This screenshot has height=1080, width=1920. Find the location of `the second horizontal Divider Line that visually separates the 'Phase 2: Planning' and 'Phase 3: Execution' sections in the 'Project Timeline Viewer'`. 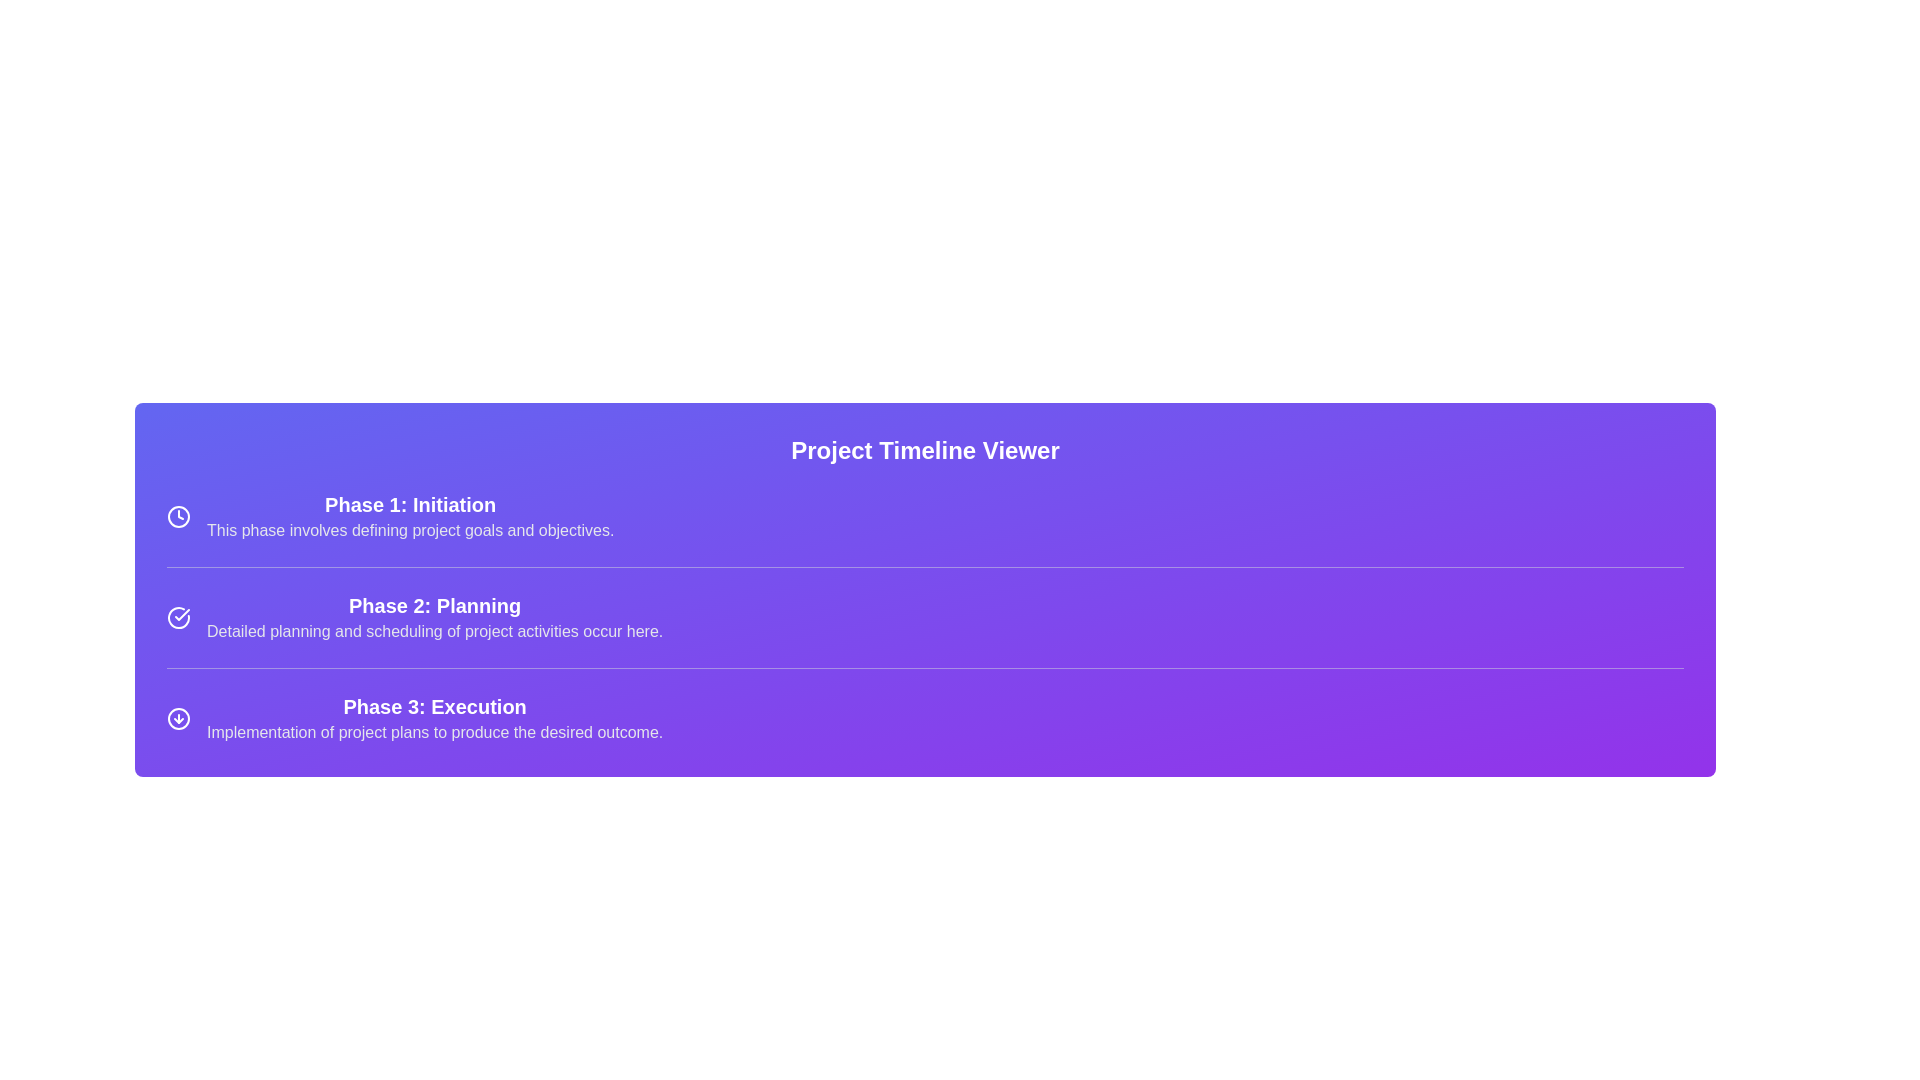

the second horizontal Divider Line that visually separates the 'Phase 2: Planning' and 'Phase 3: Execution' sections in the 'Project Timeline Viewer' is located at coordinates (924, 668).